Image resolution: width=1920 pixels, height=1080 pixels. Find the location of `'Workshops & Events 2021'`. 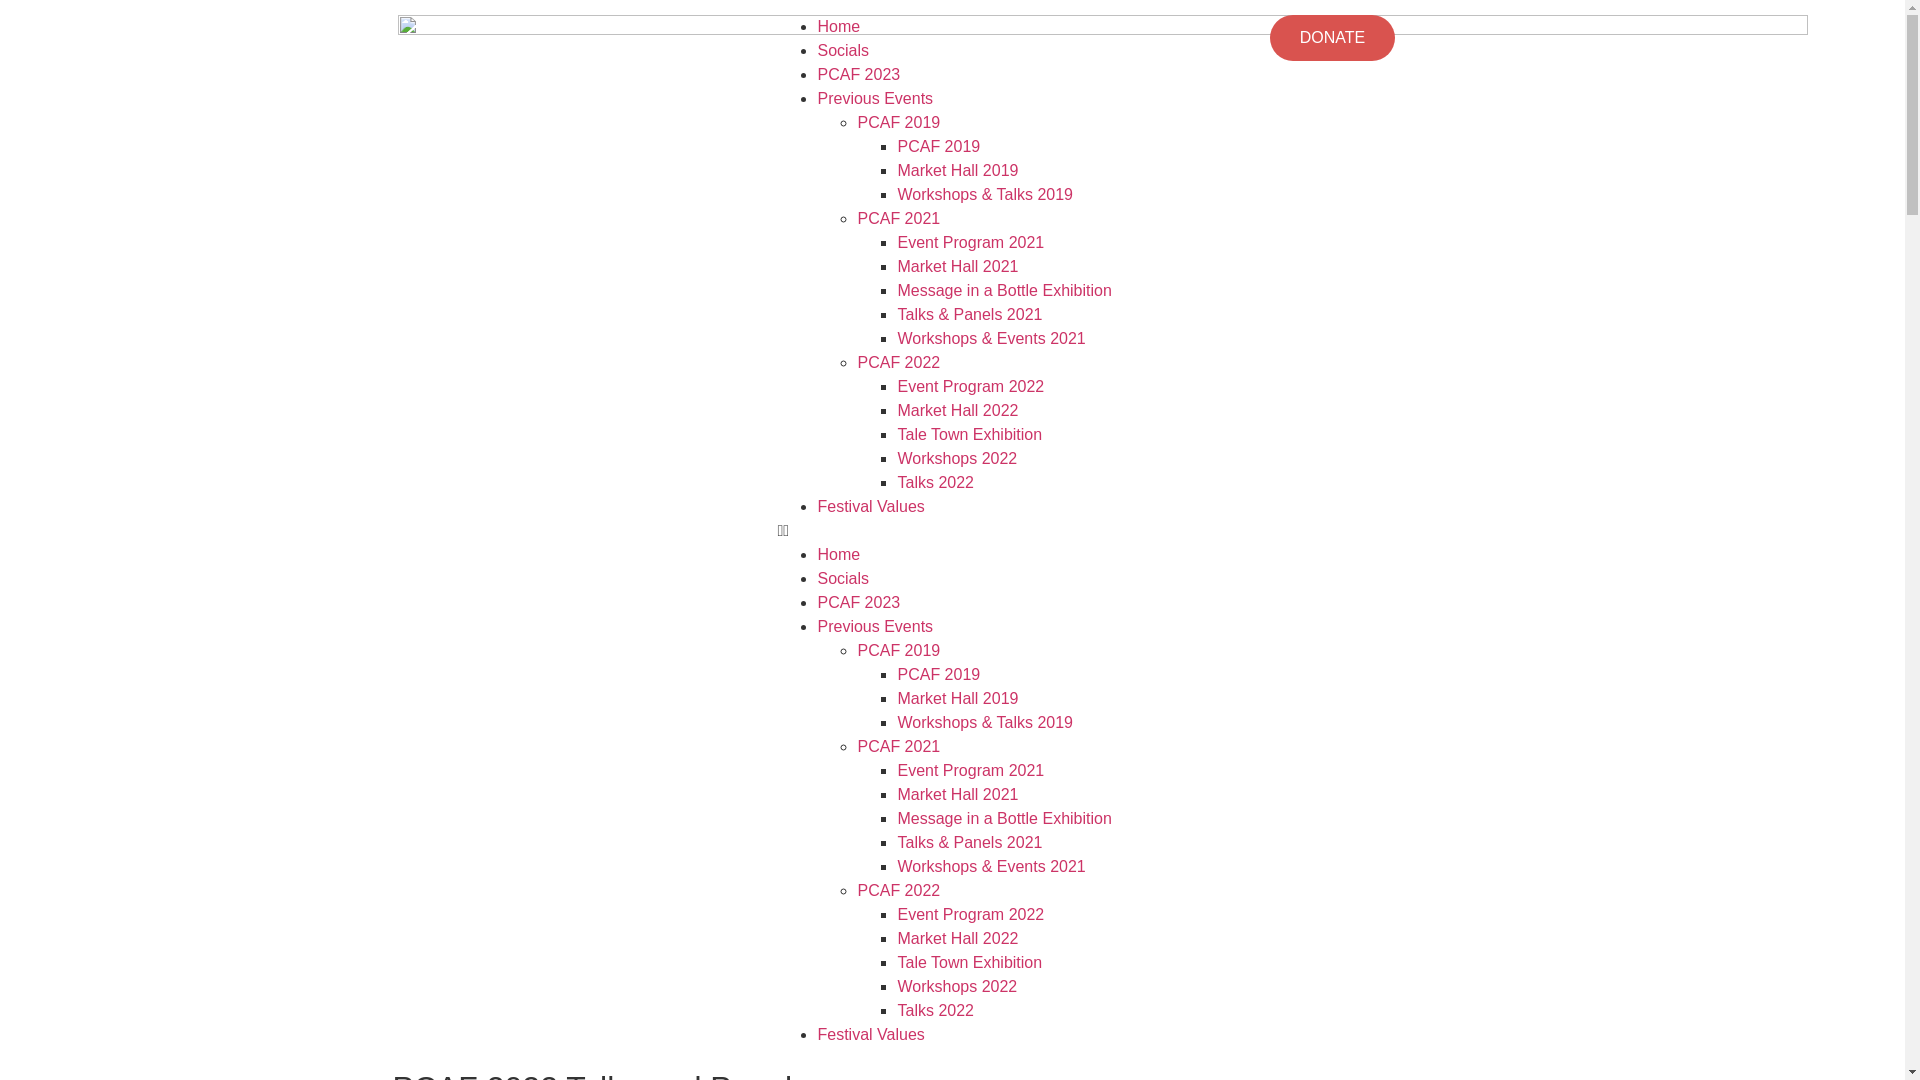

'Workshops & Events 2021' is located at coordinates (990, 865).